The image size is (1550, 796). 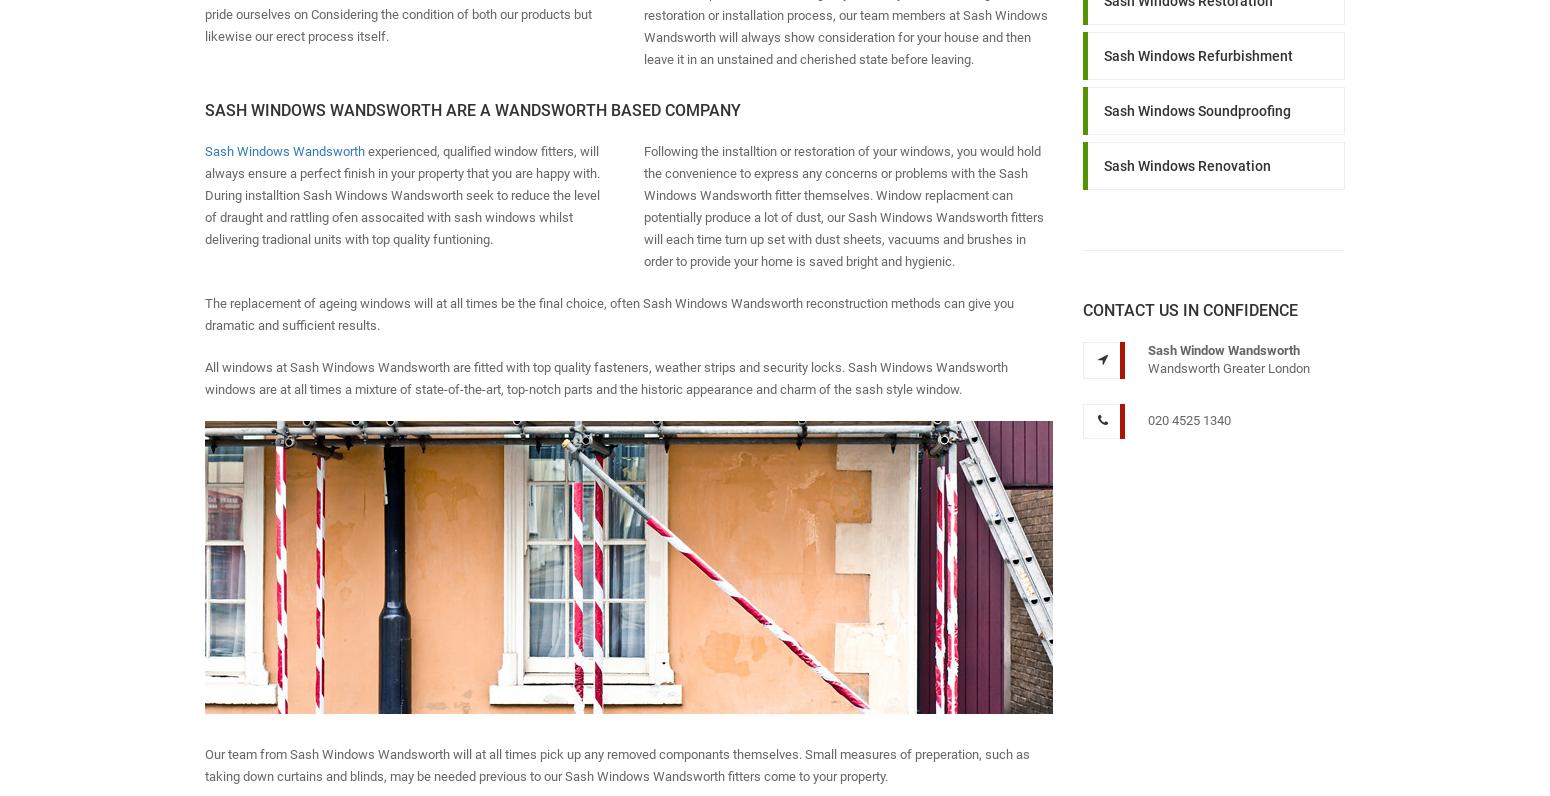 What do you see at coordinates (1228, 368) in the screenshot?
I see `'Wandsworth Greater London'` at bounding box center [1228, 368].